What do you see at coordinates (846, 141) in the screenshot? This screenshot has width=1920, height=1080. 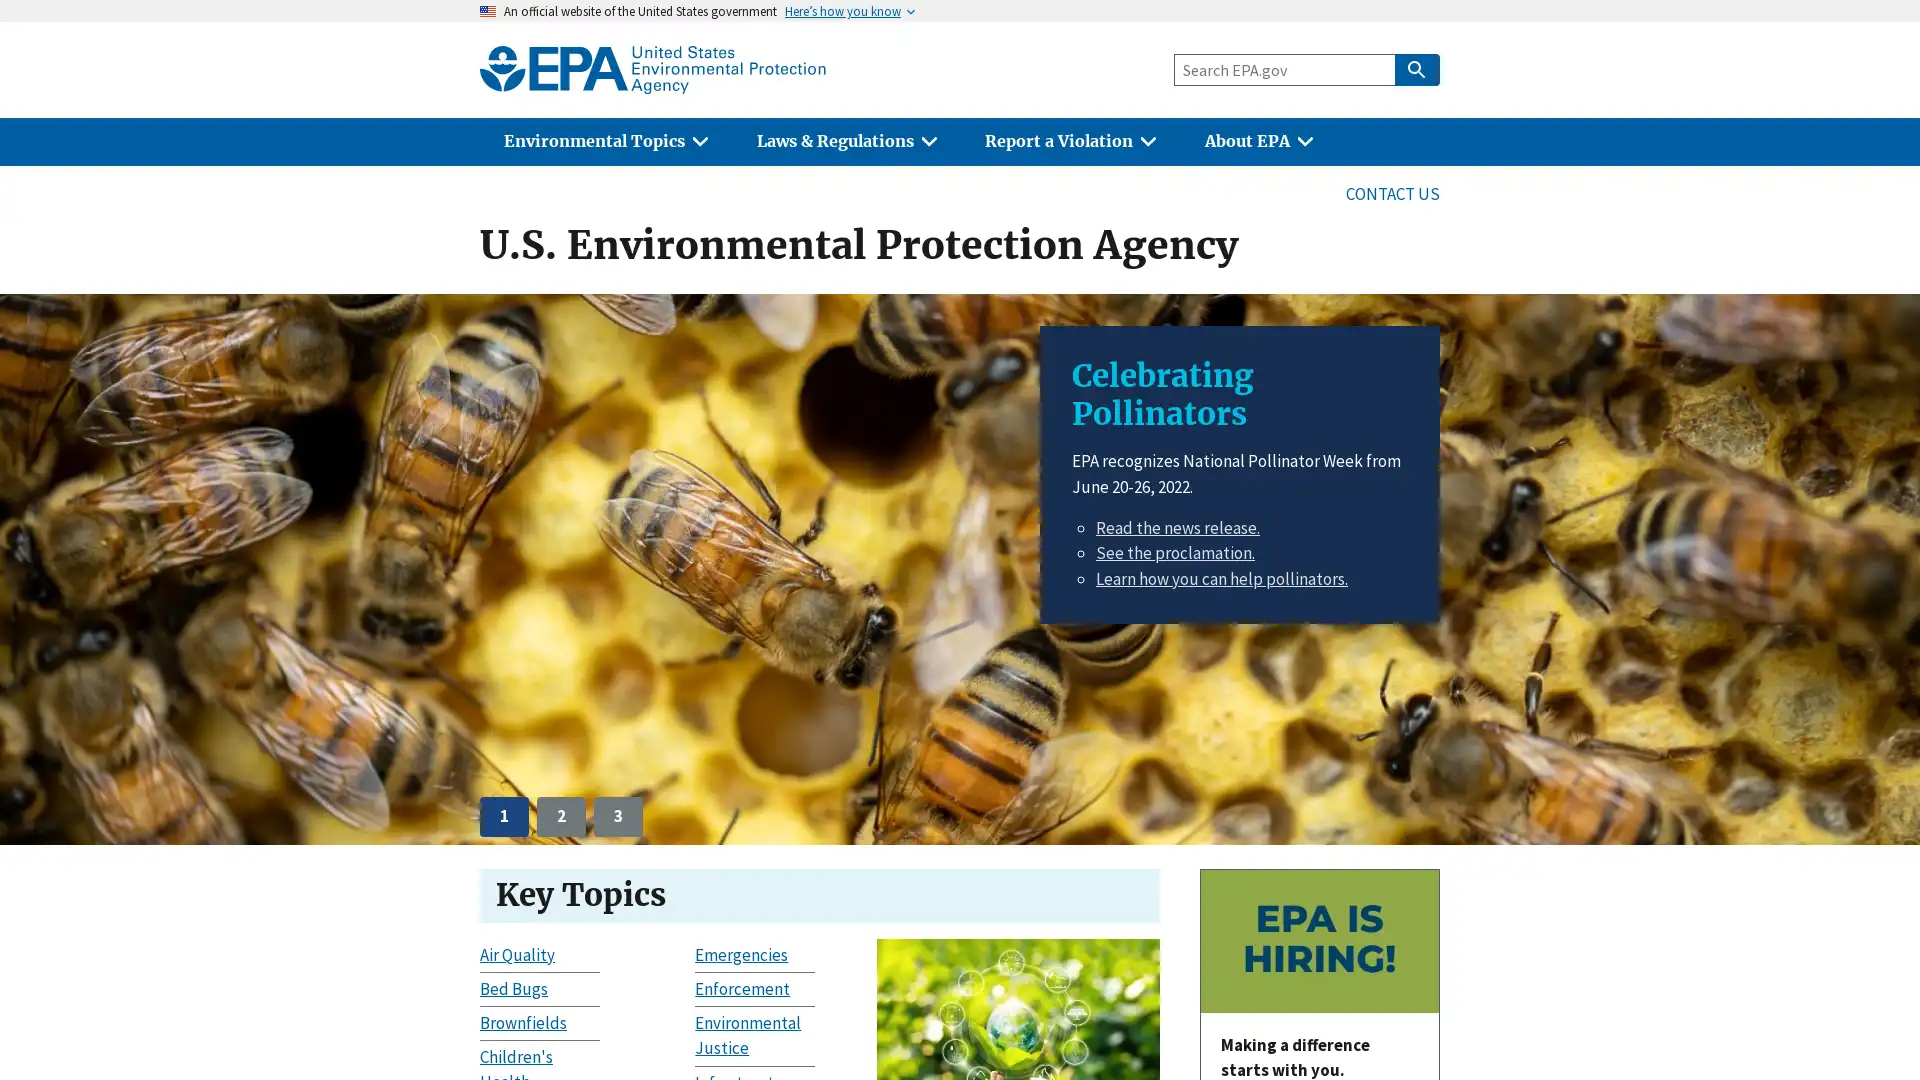 I see `Laws & Regulations` at bounding box center [846, 141].